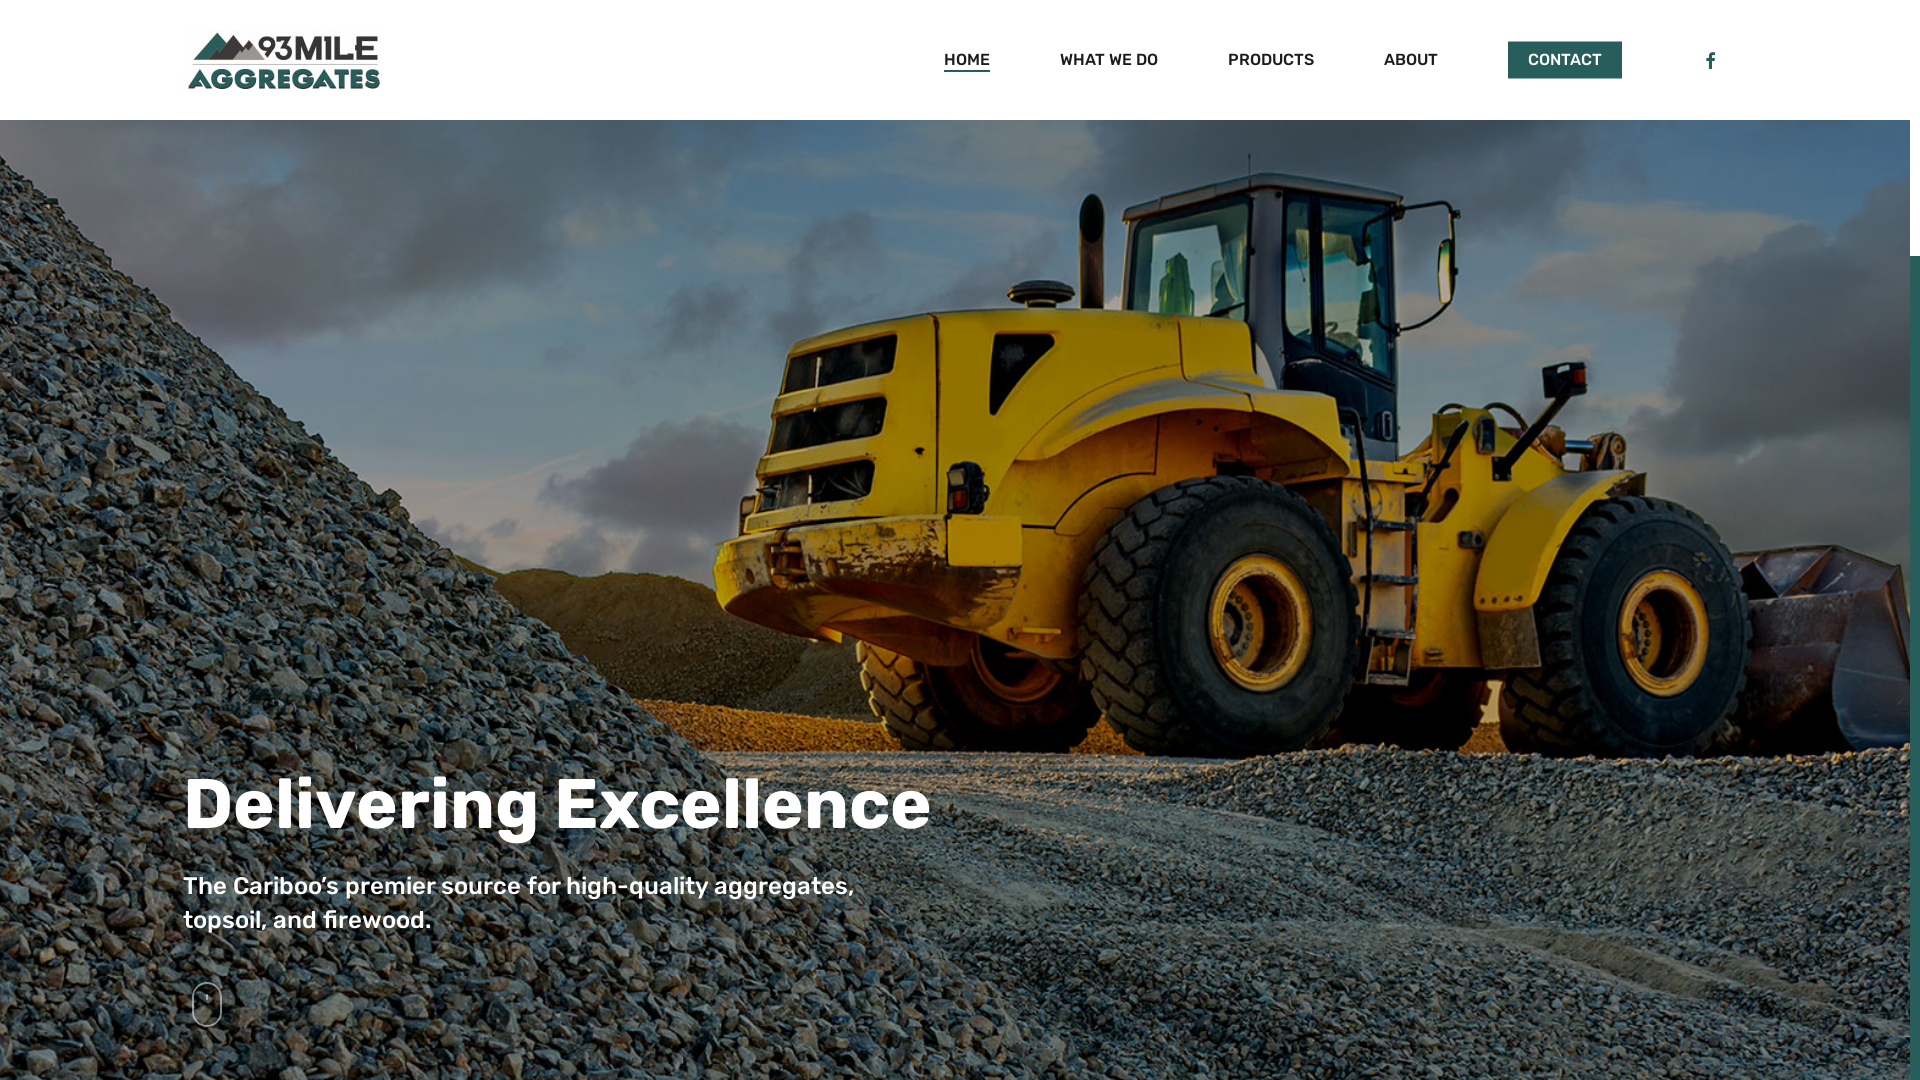 This screenshot has width=1920, height=1080. What do you see at coordinates (1708, 59) in the screenshot?
I see `'FACEBOOK'` at bounding box center [1708, 59].